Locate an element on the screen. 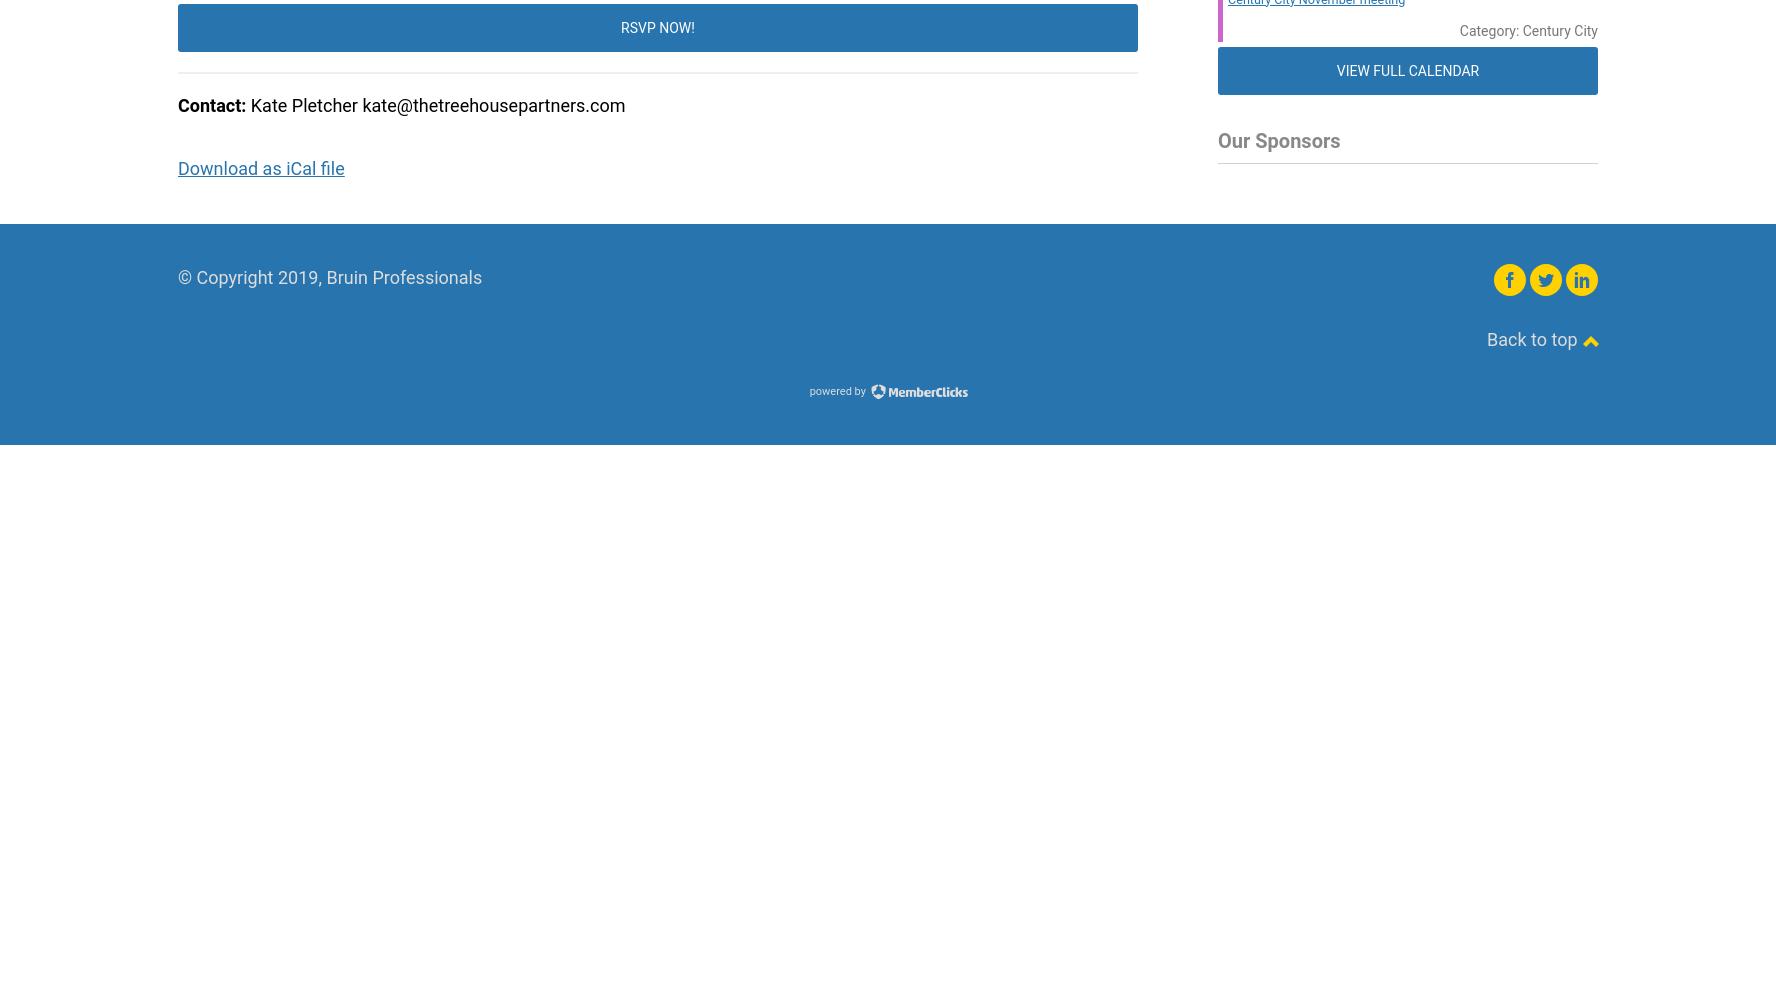 Image resolution: width=1776 pixels, height=1000 pixels. 'powered by' is located at coordinates (838, 390).